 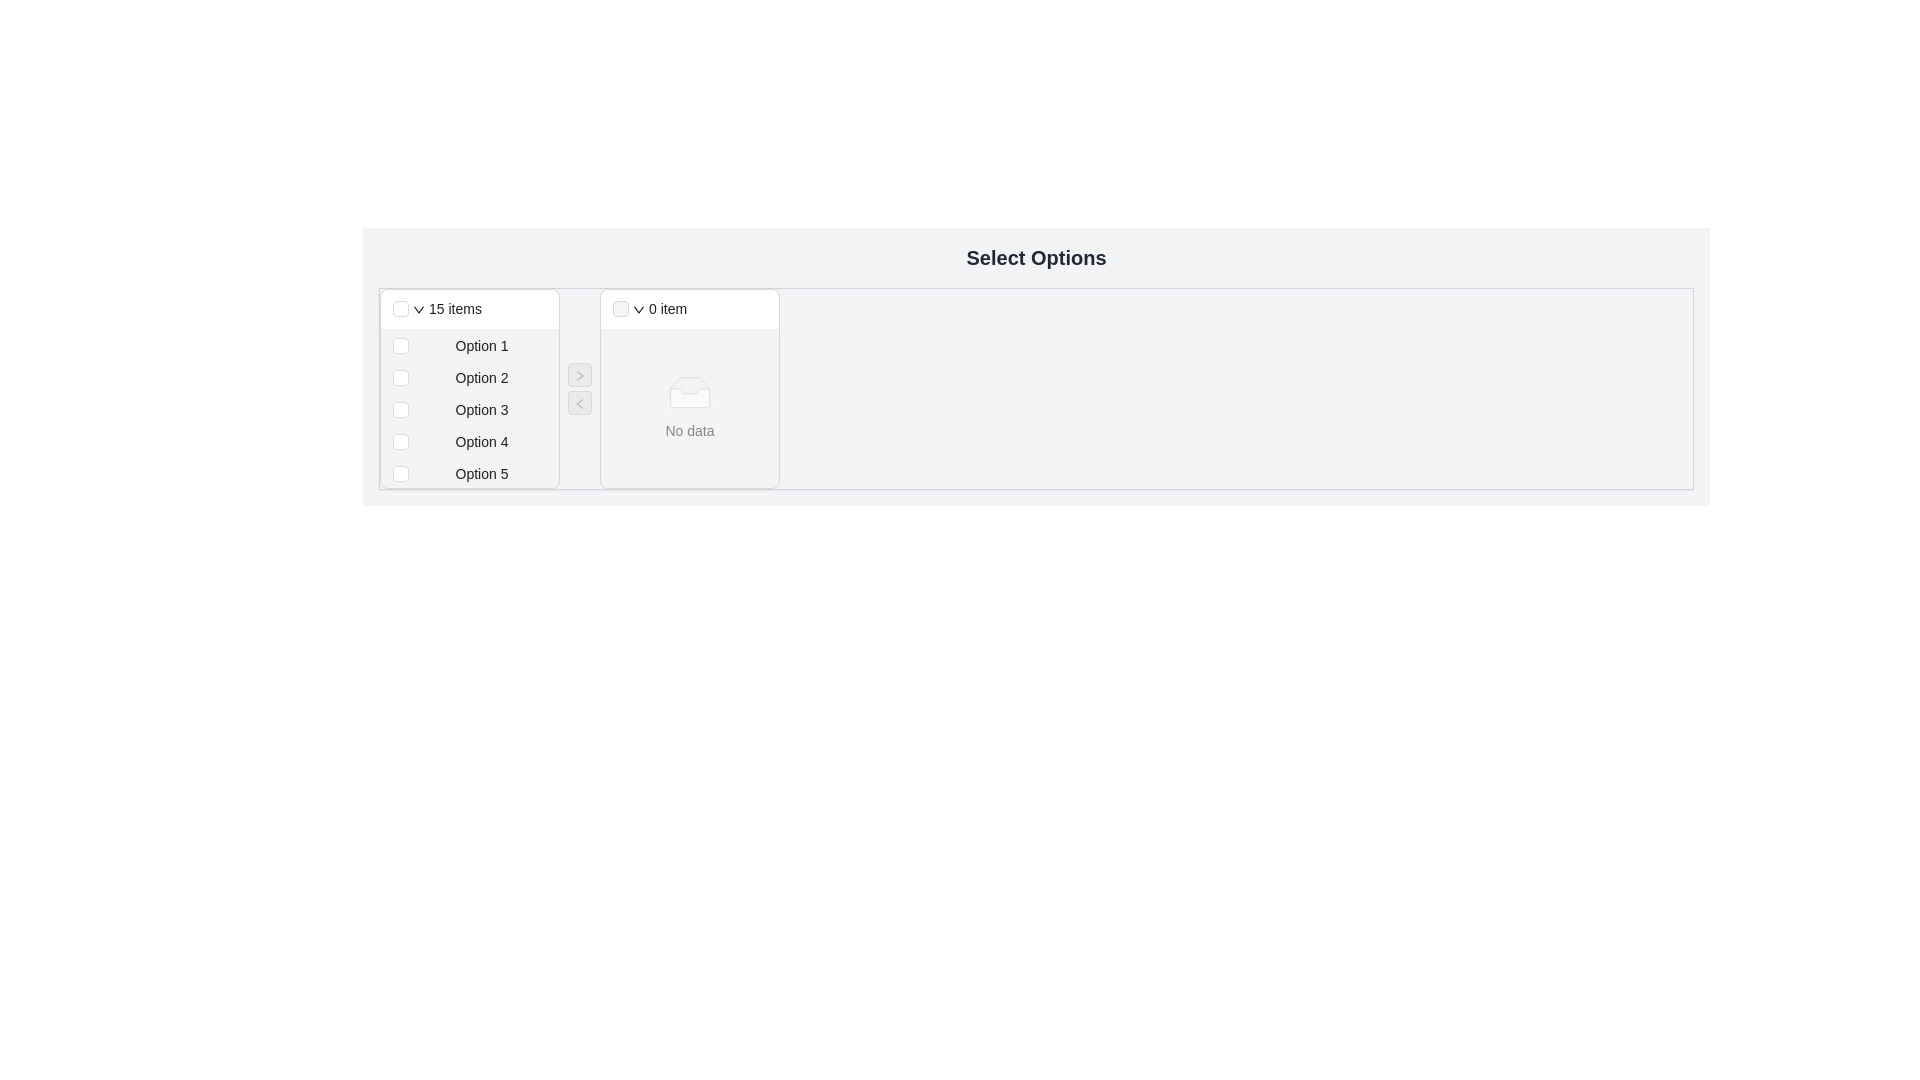 What do you see at coordinates (400, 441) in the screenshot?
I see `the checkbox at the start of the list item labeled 'Option 4'` at bounding box center [400, 441].